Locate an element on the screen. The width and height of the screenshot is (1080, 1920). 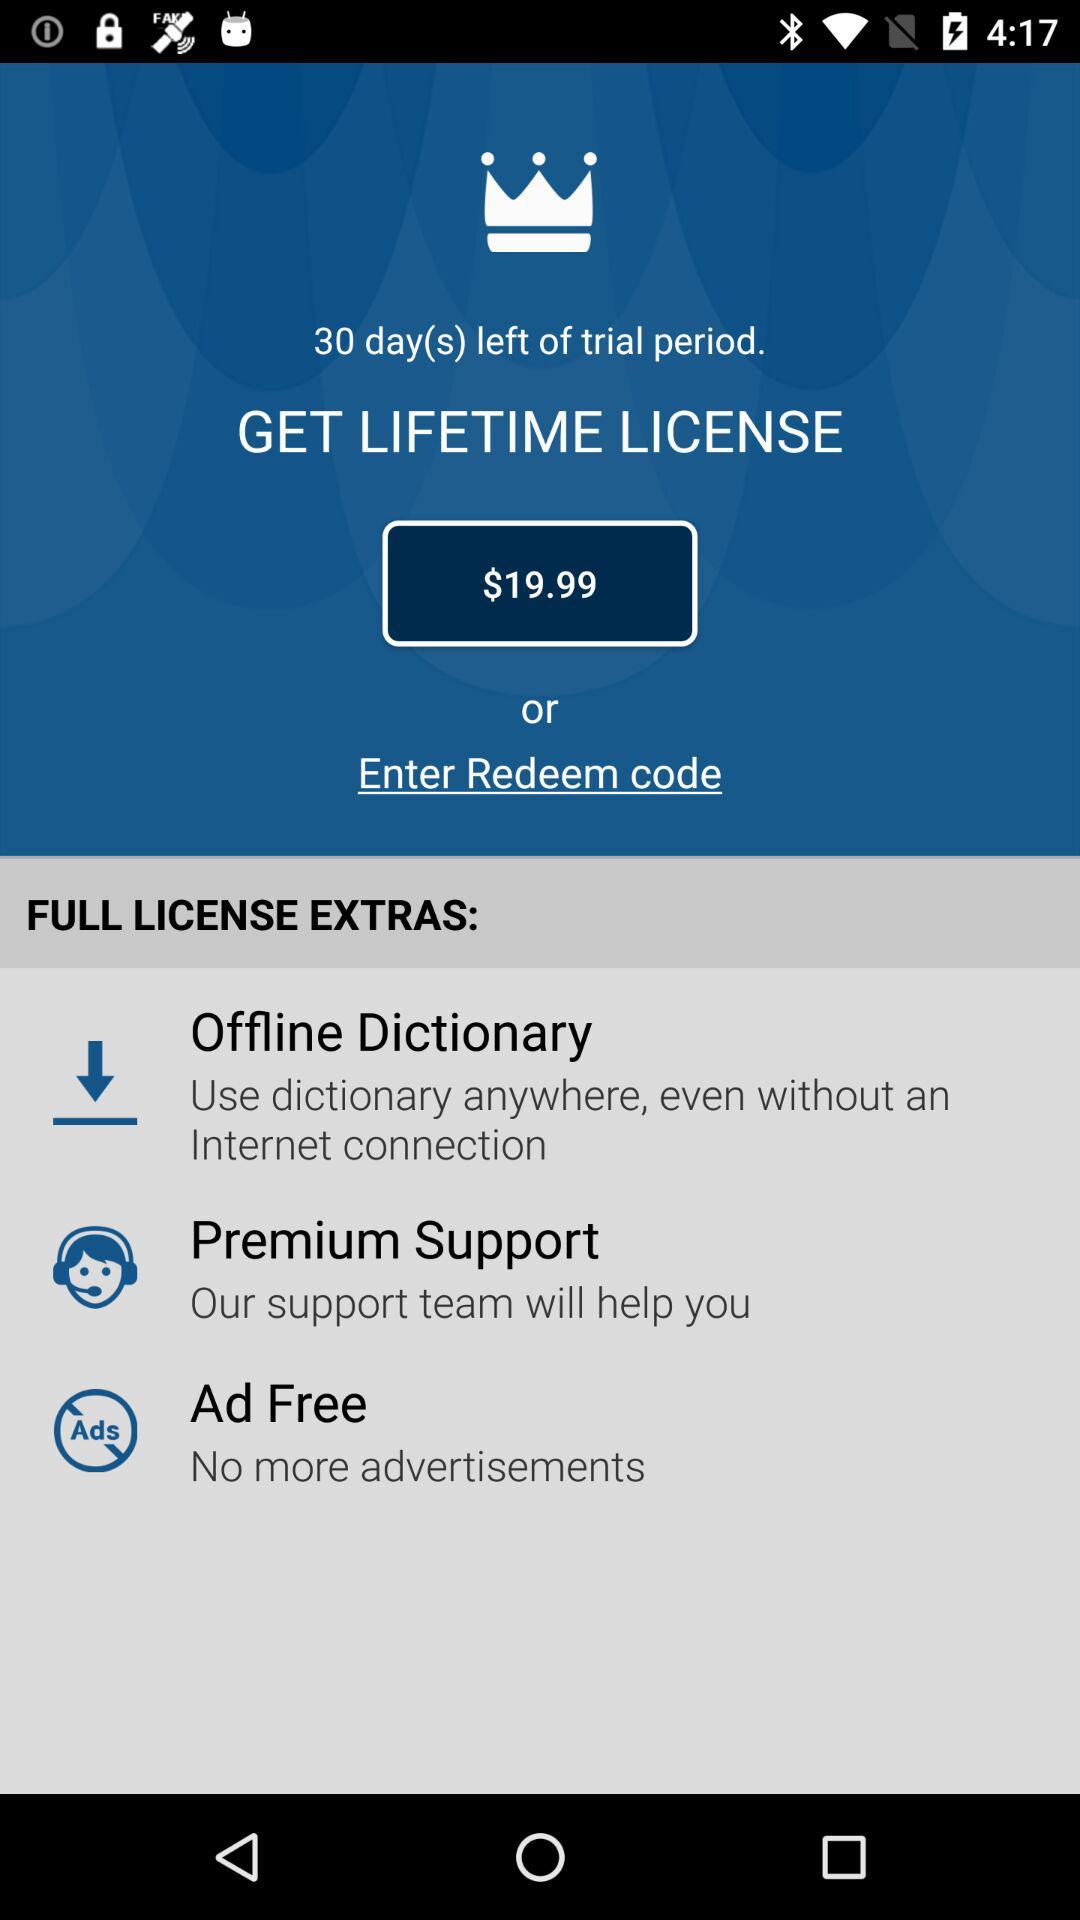
the enter redeem code is located at coordinates (540, 770).